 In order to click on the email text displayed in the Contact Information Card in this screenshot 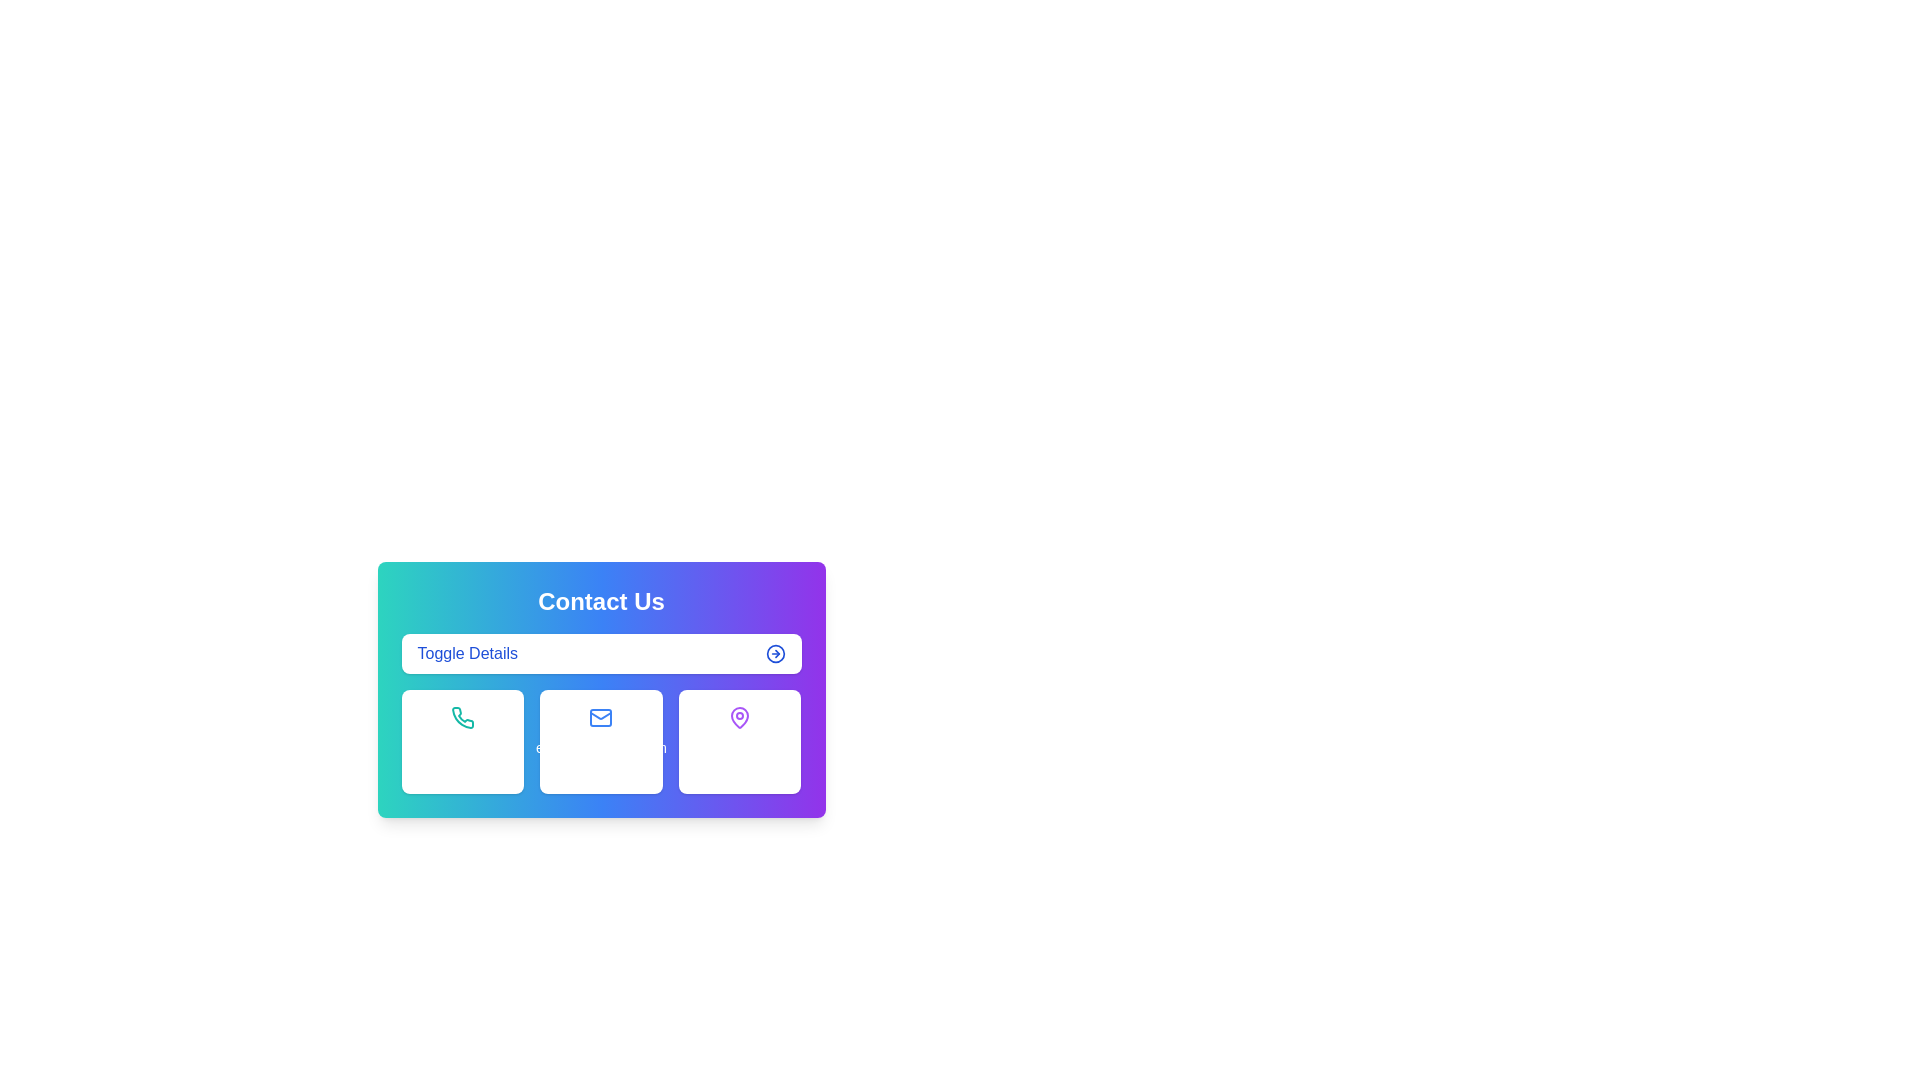, I will do `click(600, 689)`.